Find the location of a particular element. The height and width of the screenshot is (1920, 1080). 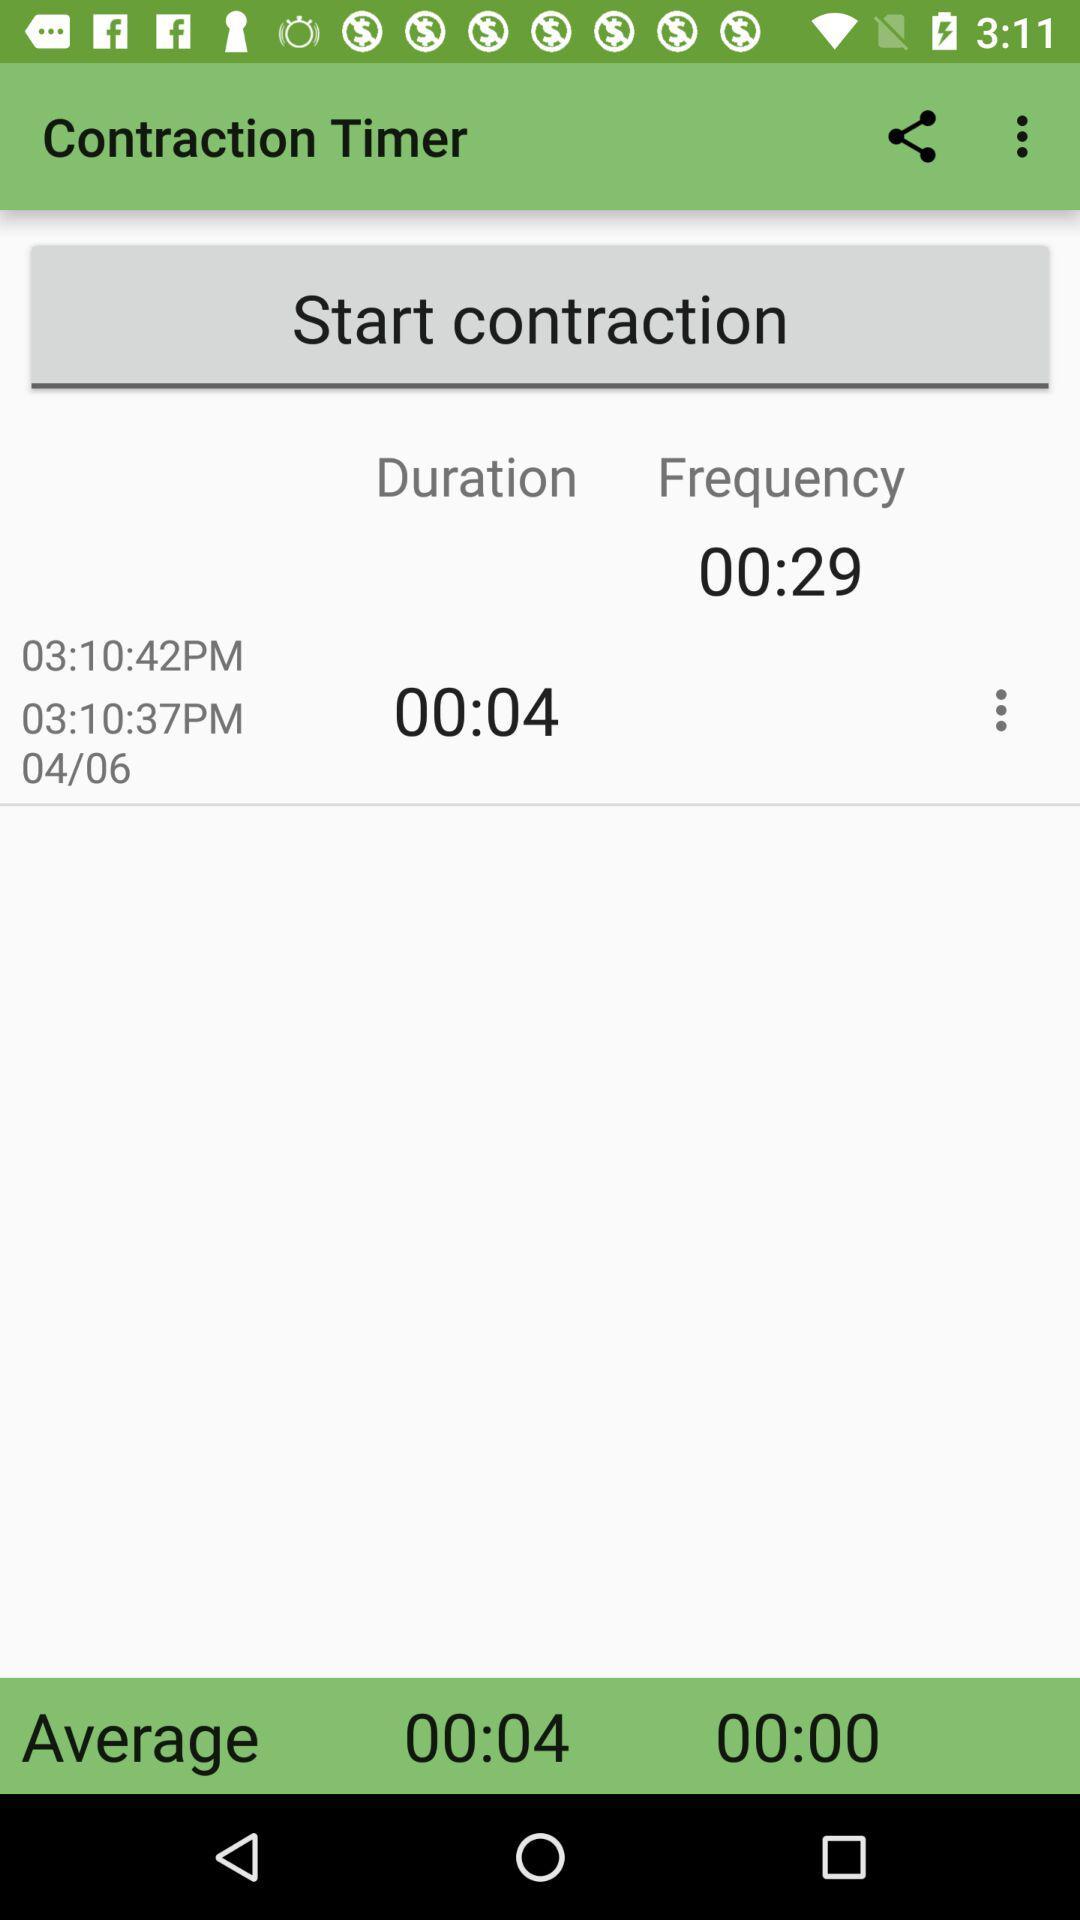

the icon above the start contraction item is located at coordinates (911, 135).